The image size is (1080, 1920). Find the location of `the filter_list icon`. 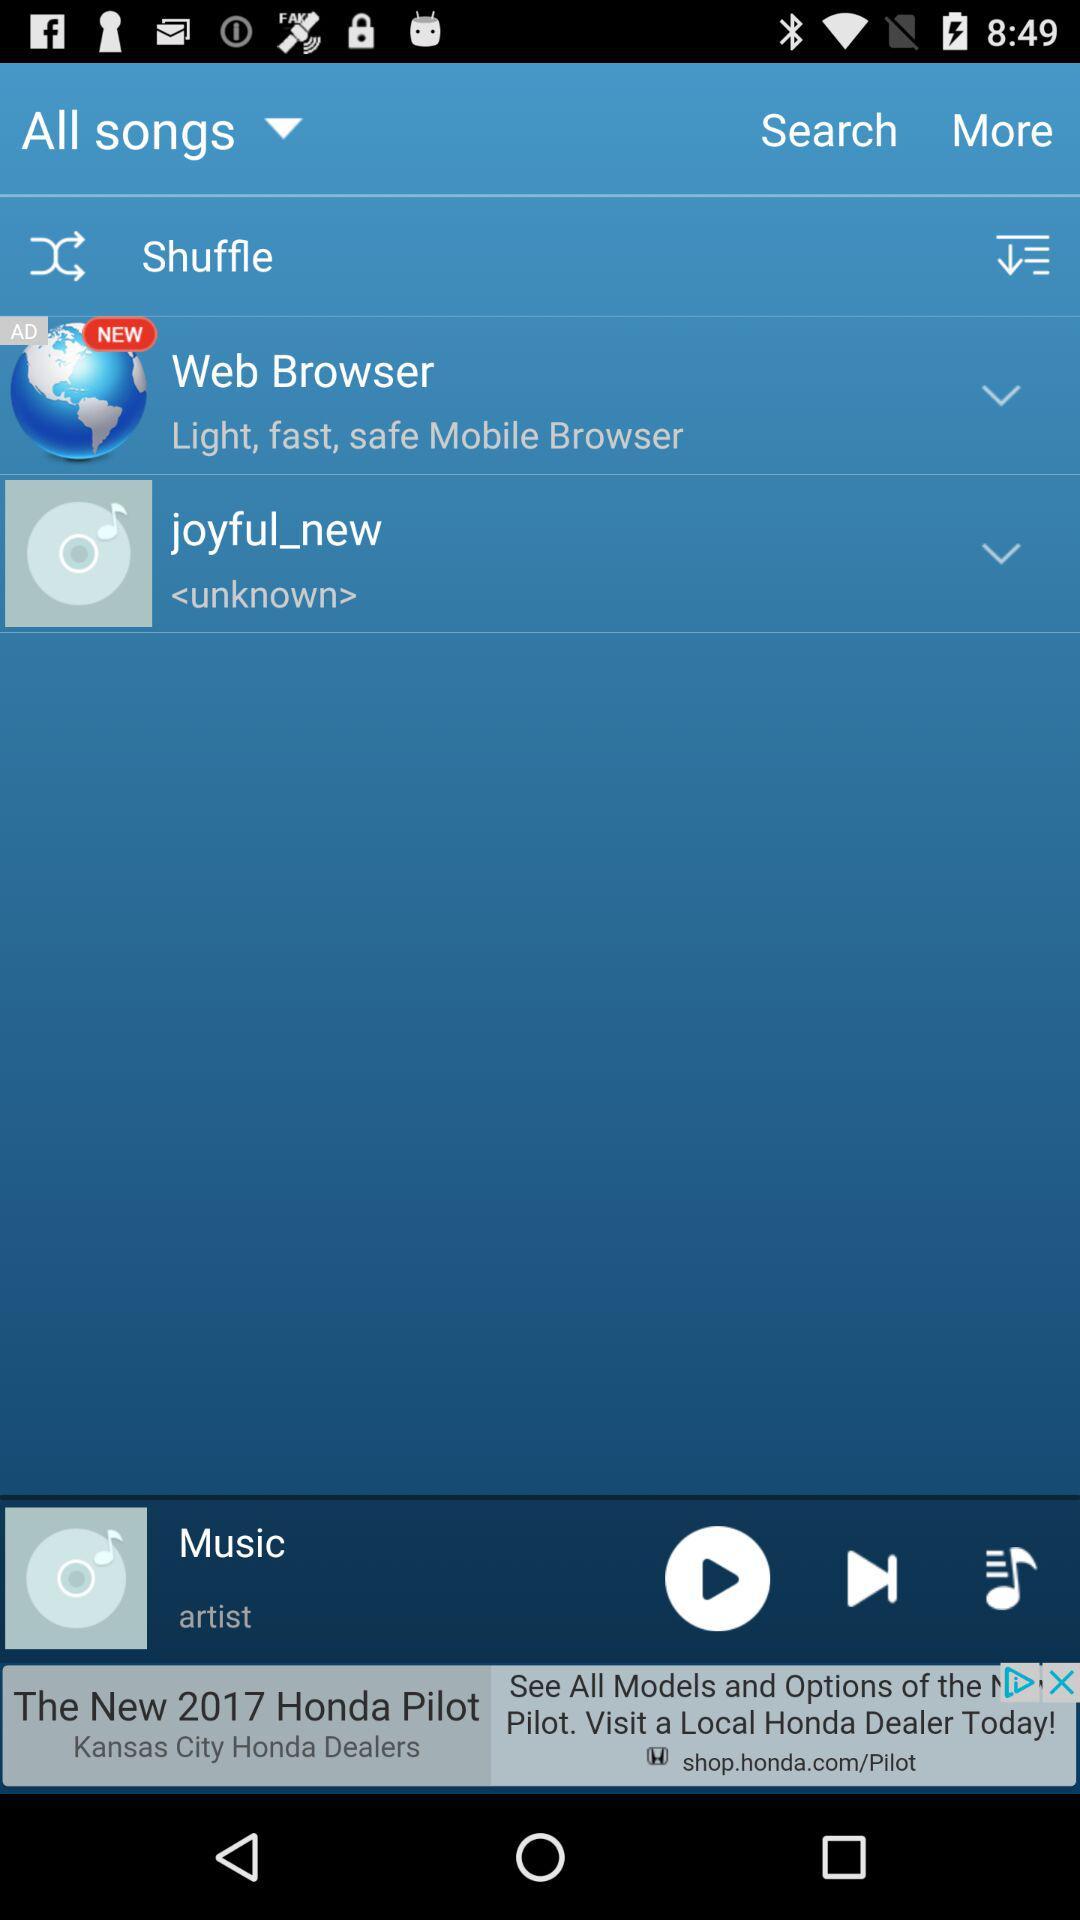

the filter_list icon is located at coordinates (1022, 271).